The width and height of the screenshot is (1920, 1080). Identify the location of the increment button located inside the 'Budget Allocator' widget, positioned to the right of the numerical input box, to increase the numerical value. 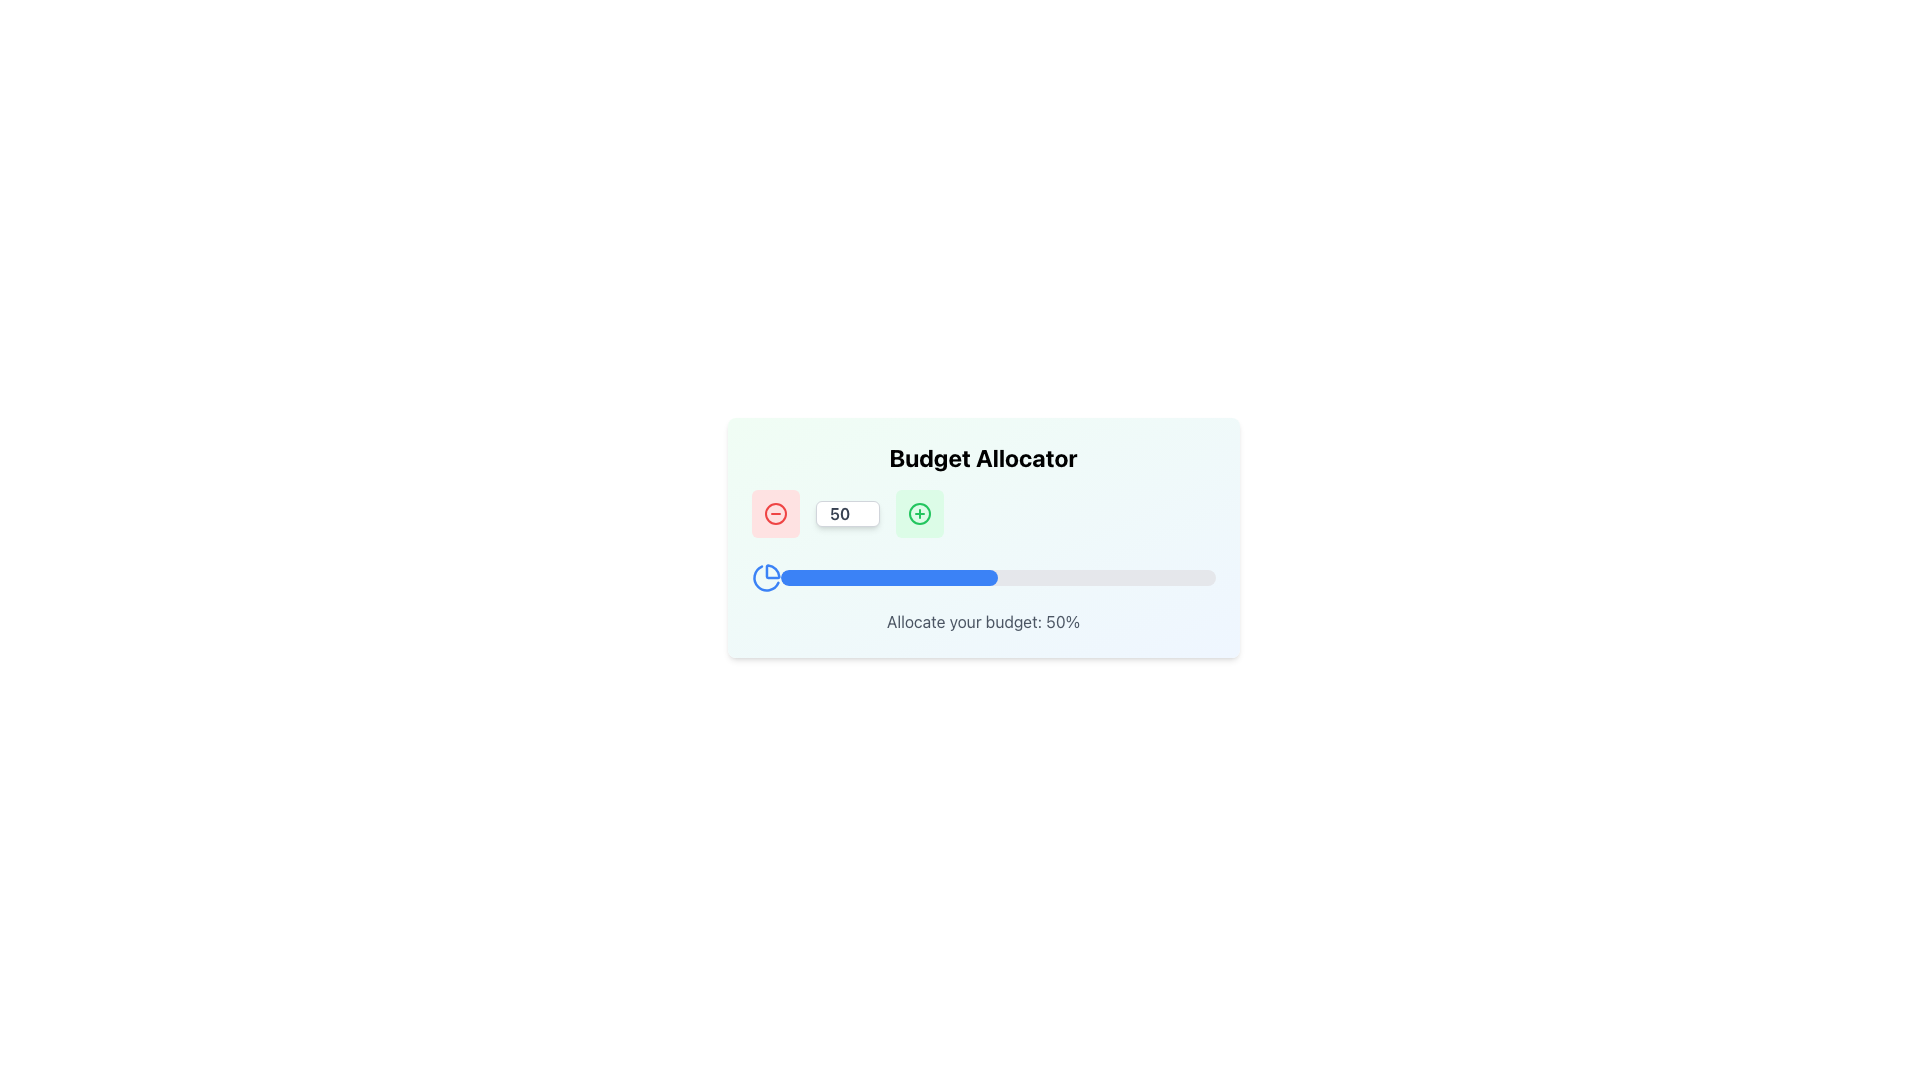
(918, 512).